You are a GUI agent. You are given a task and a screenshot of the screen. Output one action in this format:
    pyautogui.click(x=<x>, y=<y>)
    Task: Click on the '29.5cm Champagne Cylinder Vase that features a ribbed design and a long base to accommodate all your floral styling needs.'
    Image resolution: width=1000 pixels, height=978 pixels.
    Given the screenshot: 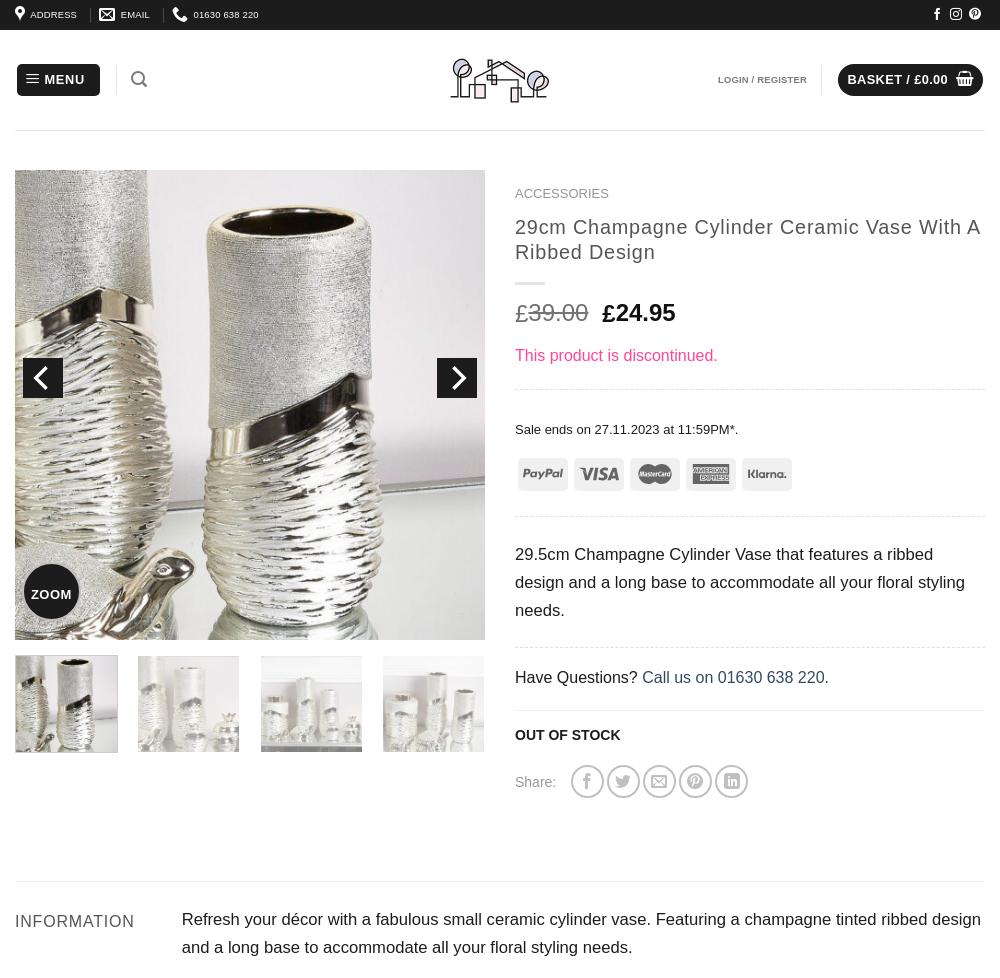 What is the action you would take?
    pyautogui.click(x=515, y=582)
    